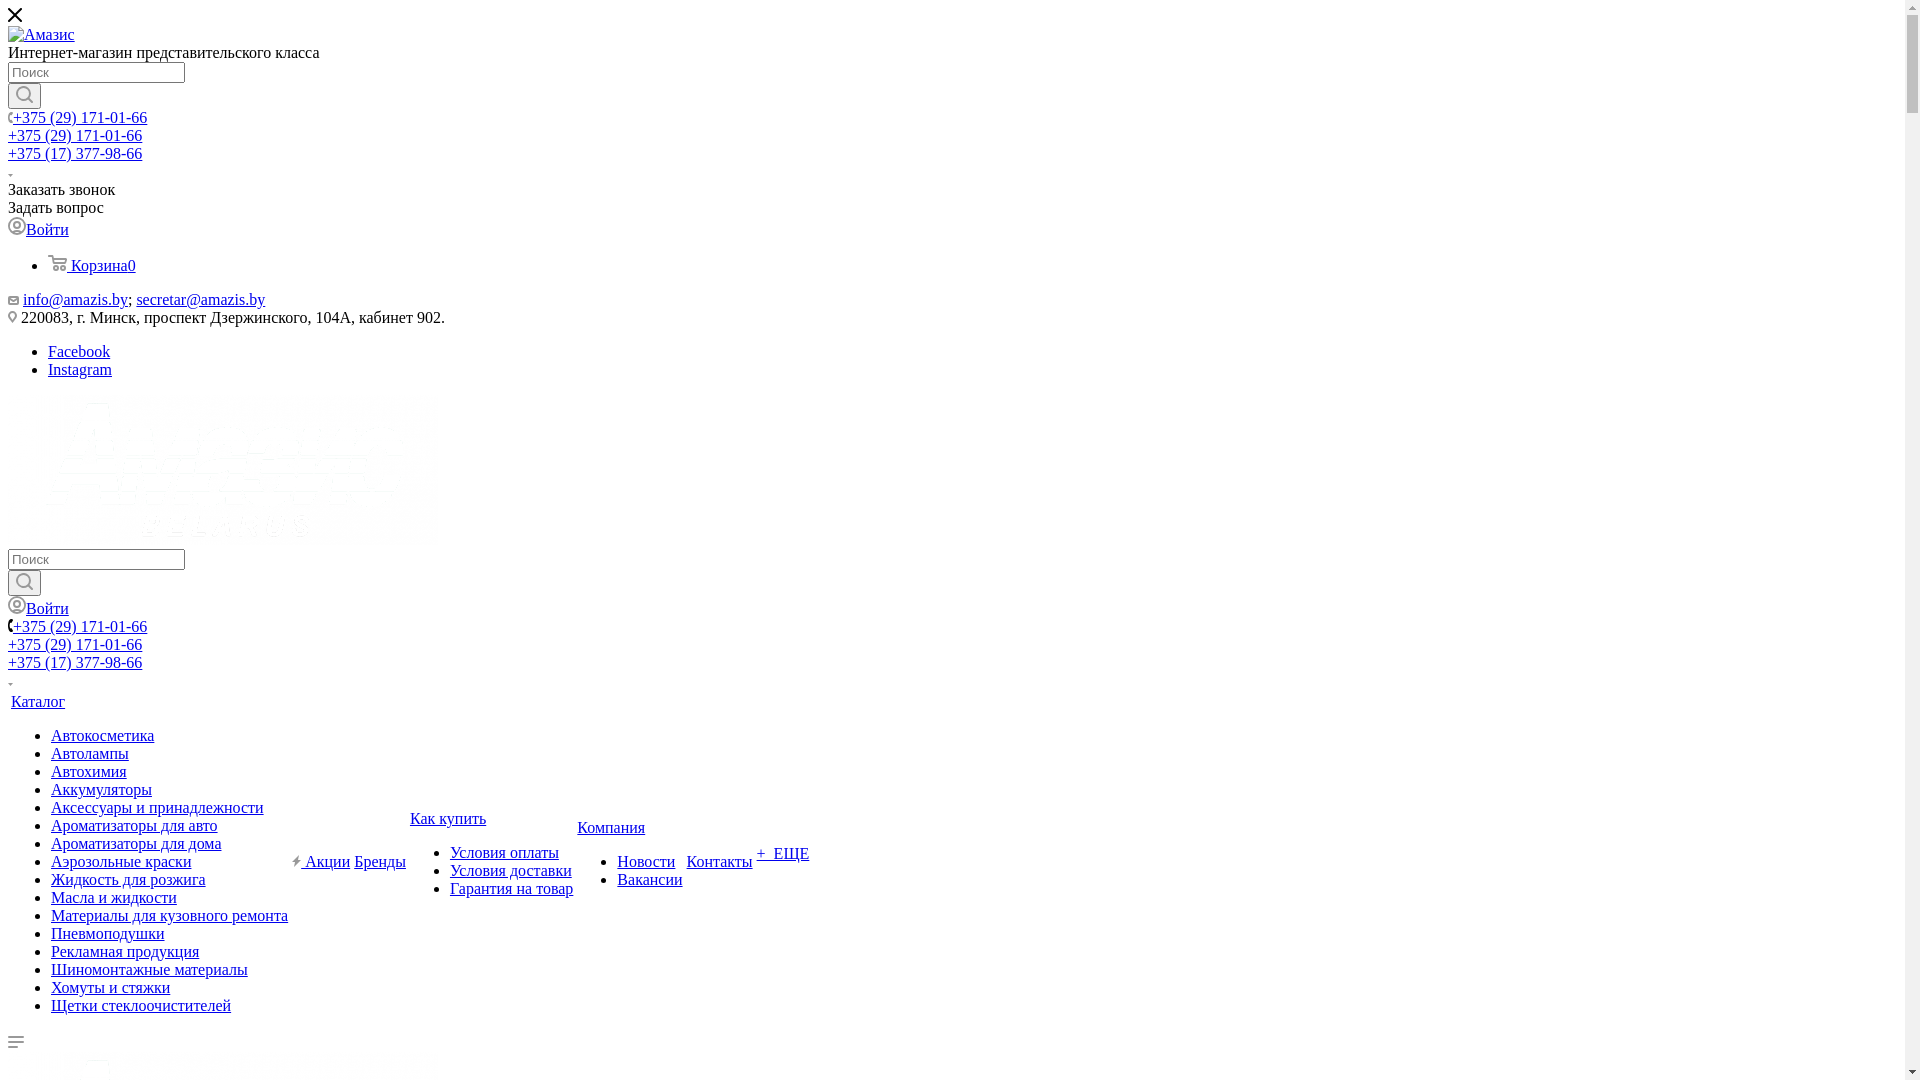 This screenshot has height=1080, width=1920. What do you see at coordinates (75, 644) in the screenshot?
I see `'+375 (29) 171-01-66'` at bounding box center [75, 644].